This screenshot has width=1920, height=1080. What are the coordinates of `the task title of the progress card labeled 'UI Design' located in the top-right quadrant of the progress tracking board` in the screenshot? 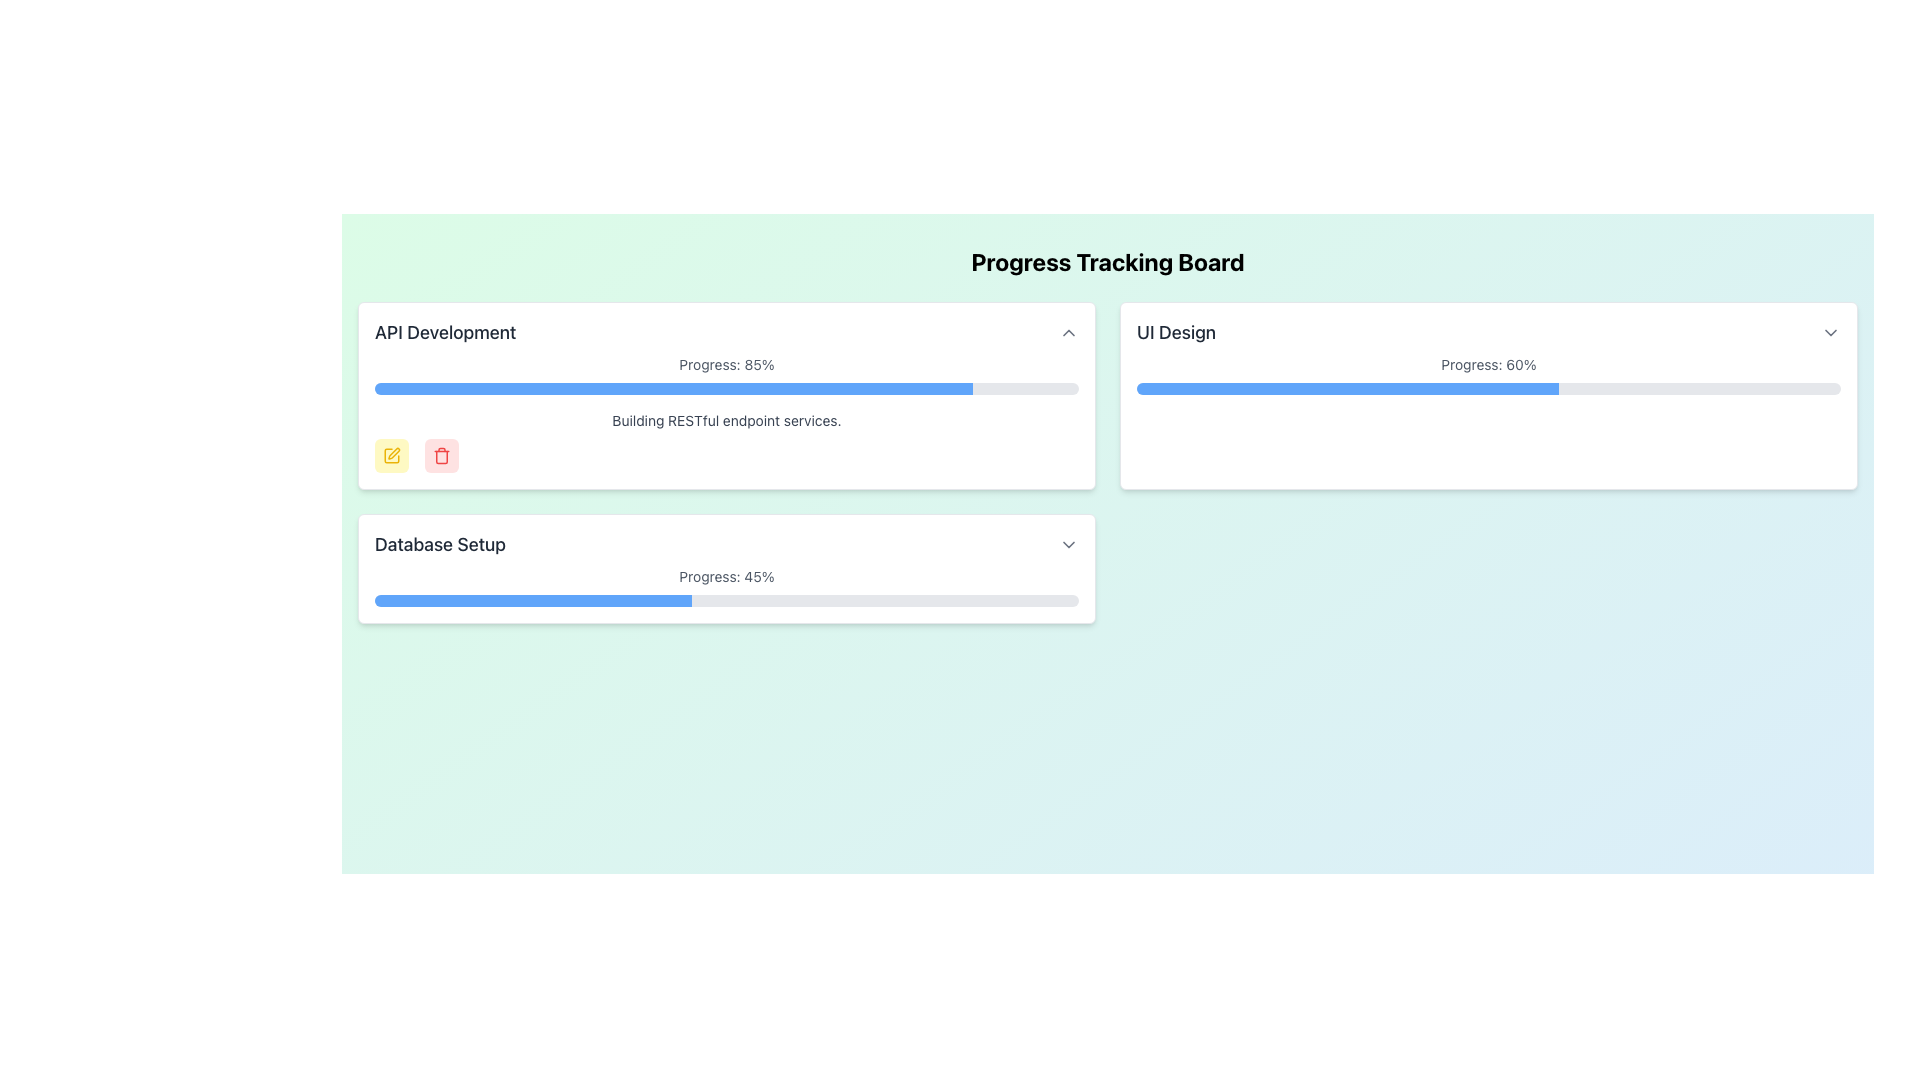 It's located at (1488, 396).